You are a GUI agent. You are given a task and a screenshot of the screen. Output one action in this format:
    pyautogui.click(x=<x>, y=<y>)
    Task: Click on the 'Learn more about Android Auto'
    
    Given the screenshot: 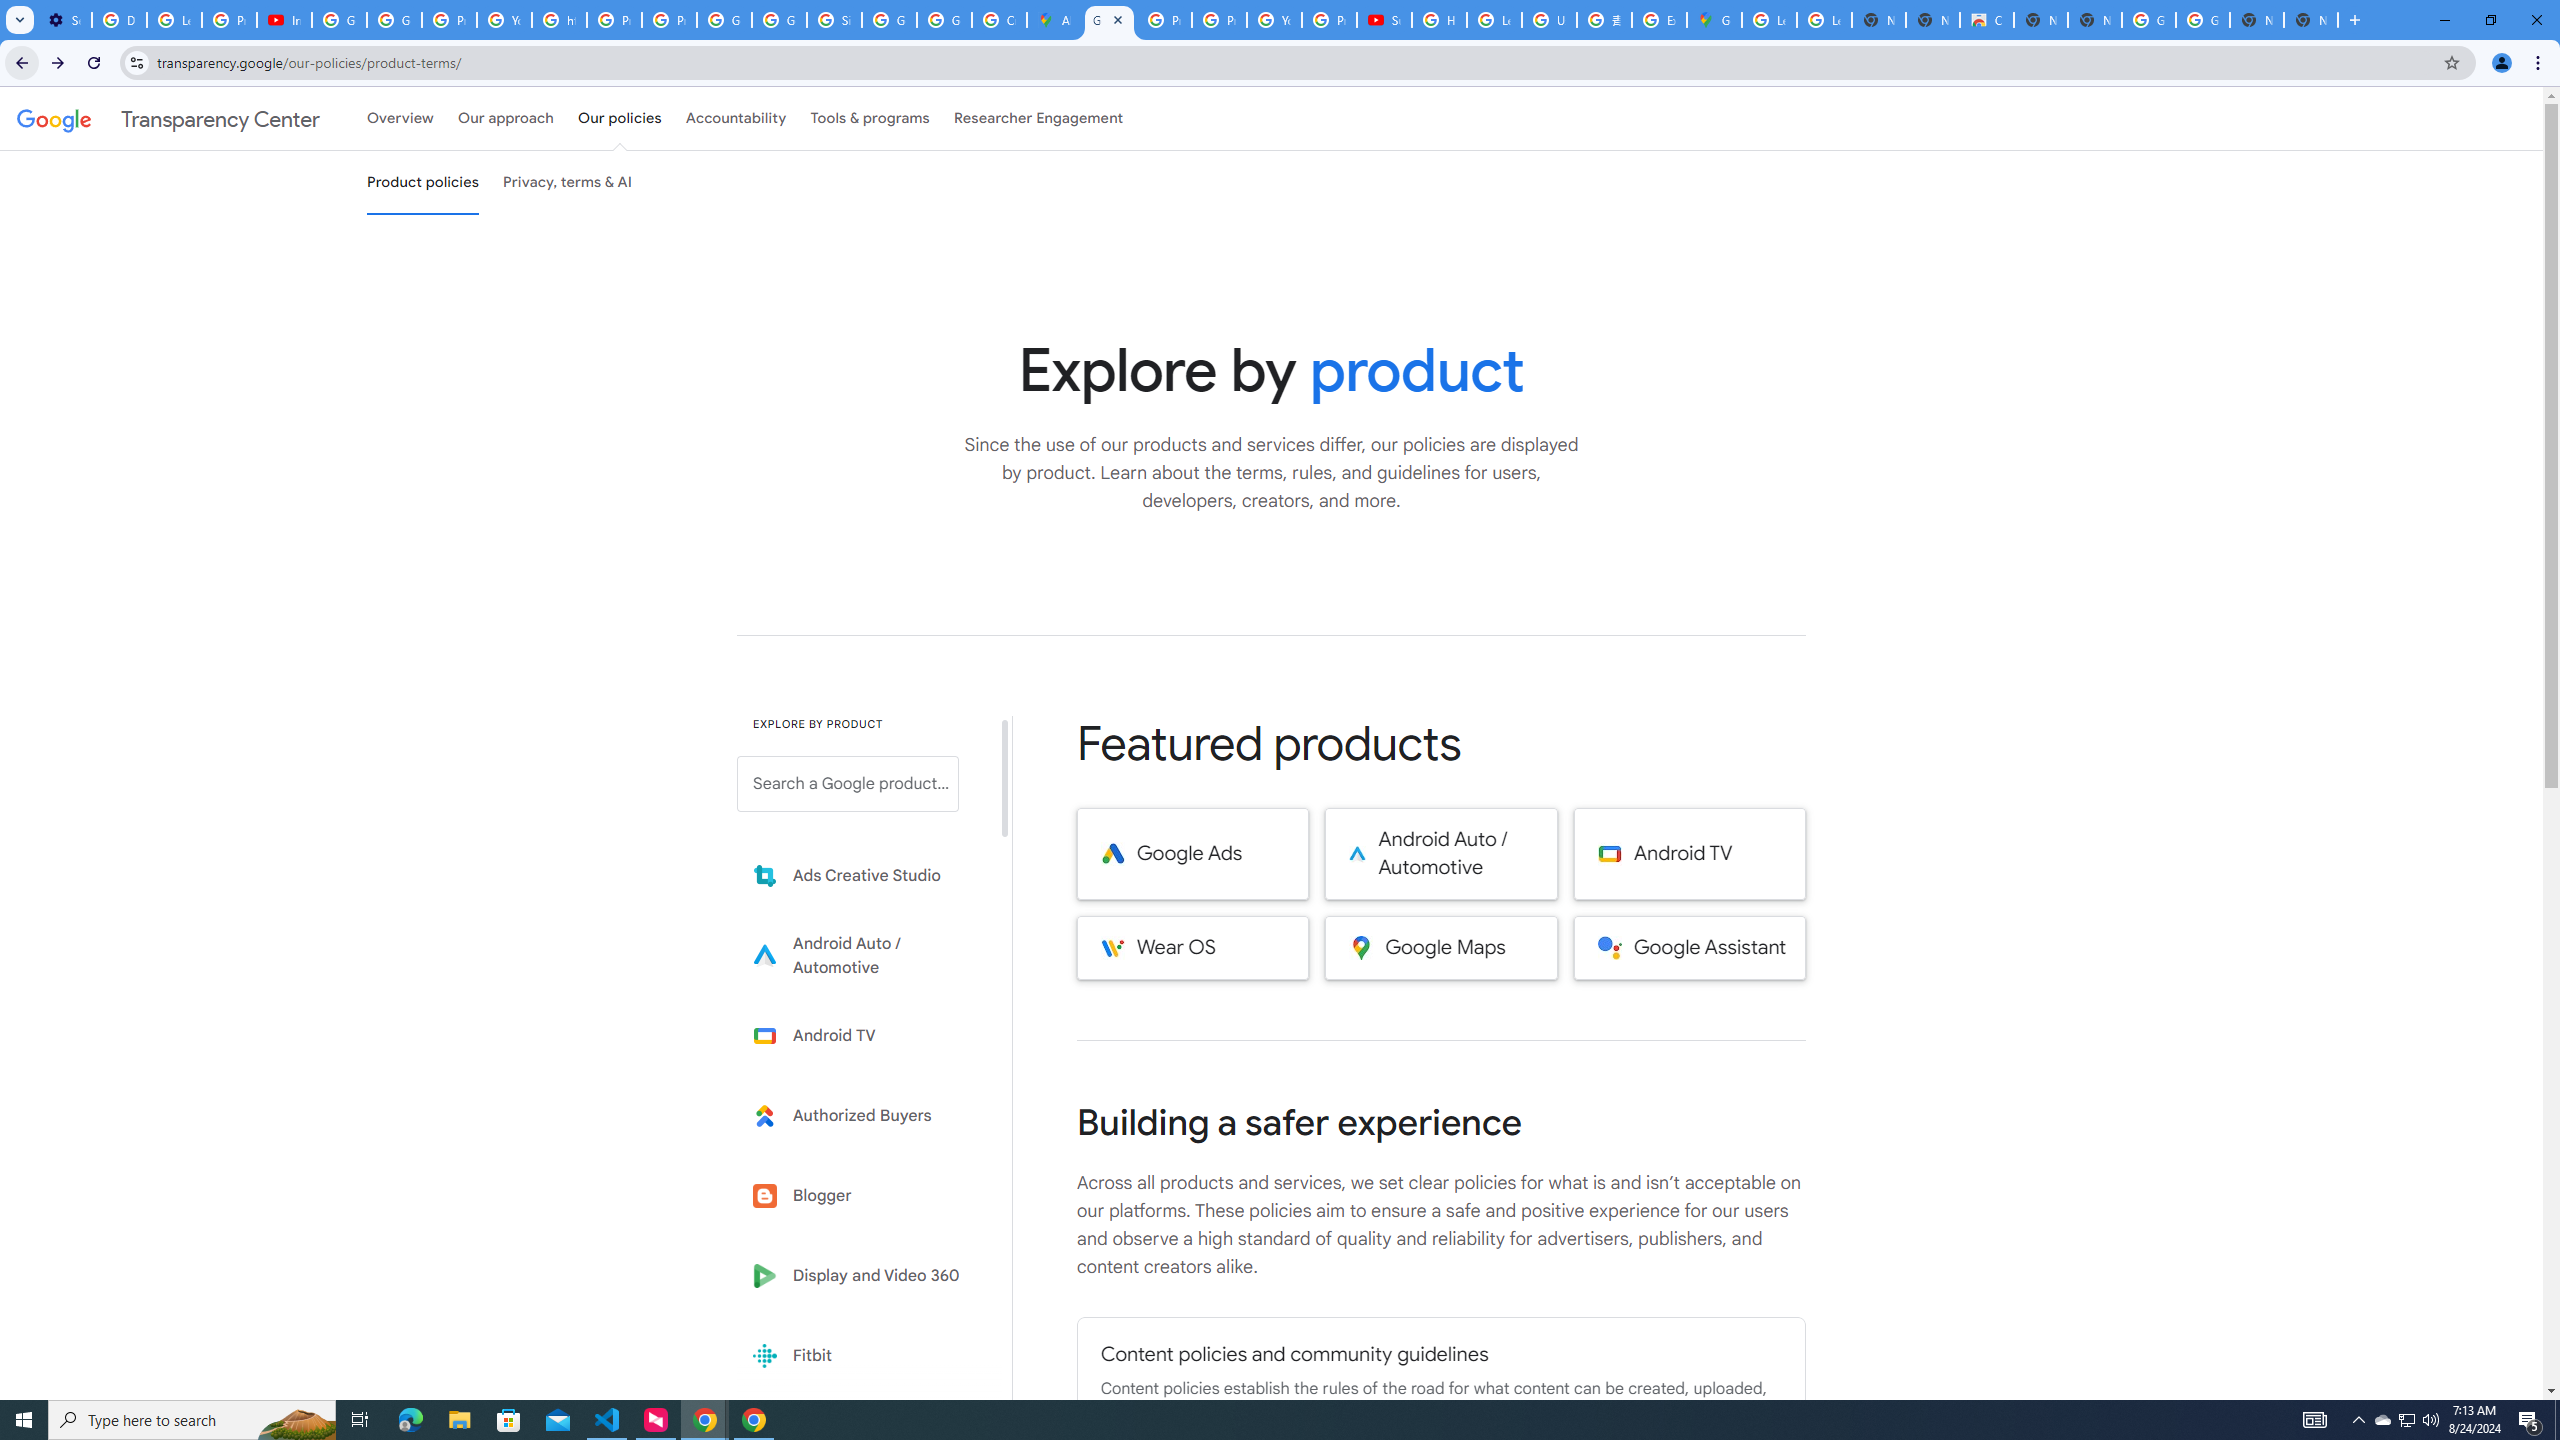 What is the action you would take?
    pyautogui.click(x=861, y=955)
    